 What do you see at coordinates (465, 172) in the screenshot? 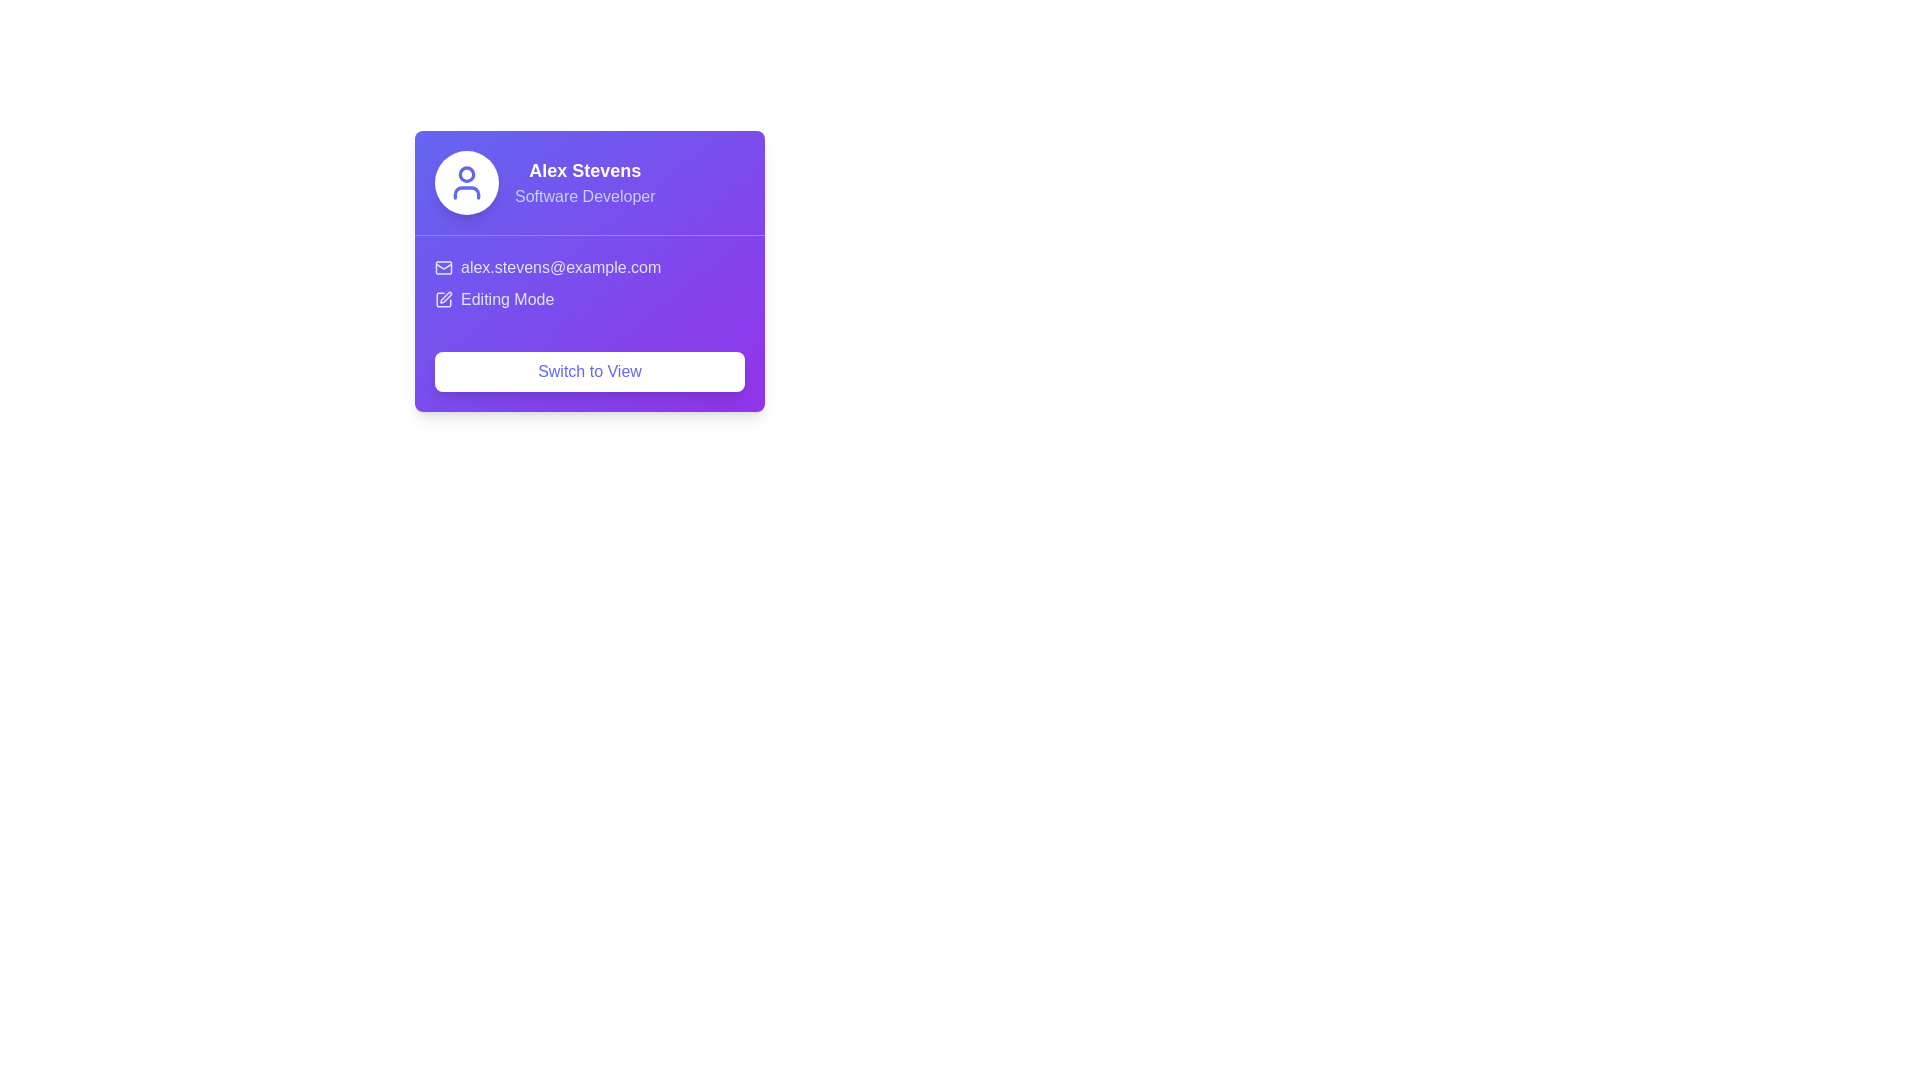
I see `the SVG circle representing the user's head in the avatar icon located at the top-left segment of the card` at bounding box center [465, 172].